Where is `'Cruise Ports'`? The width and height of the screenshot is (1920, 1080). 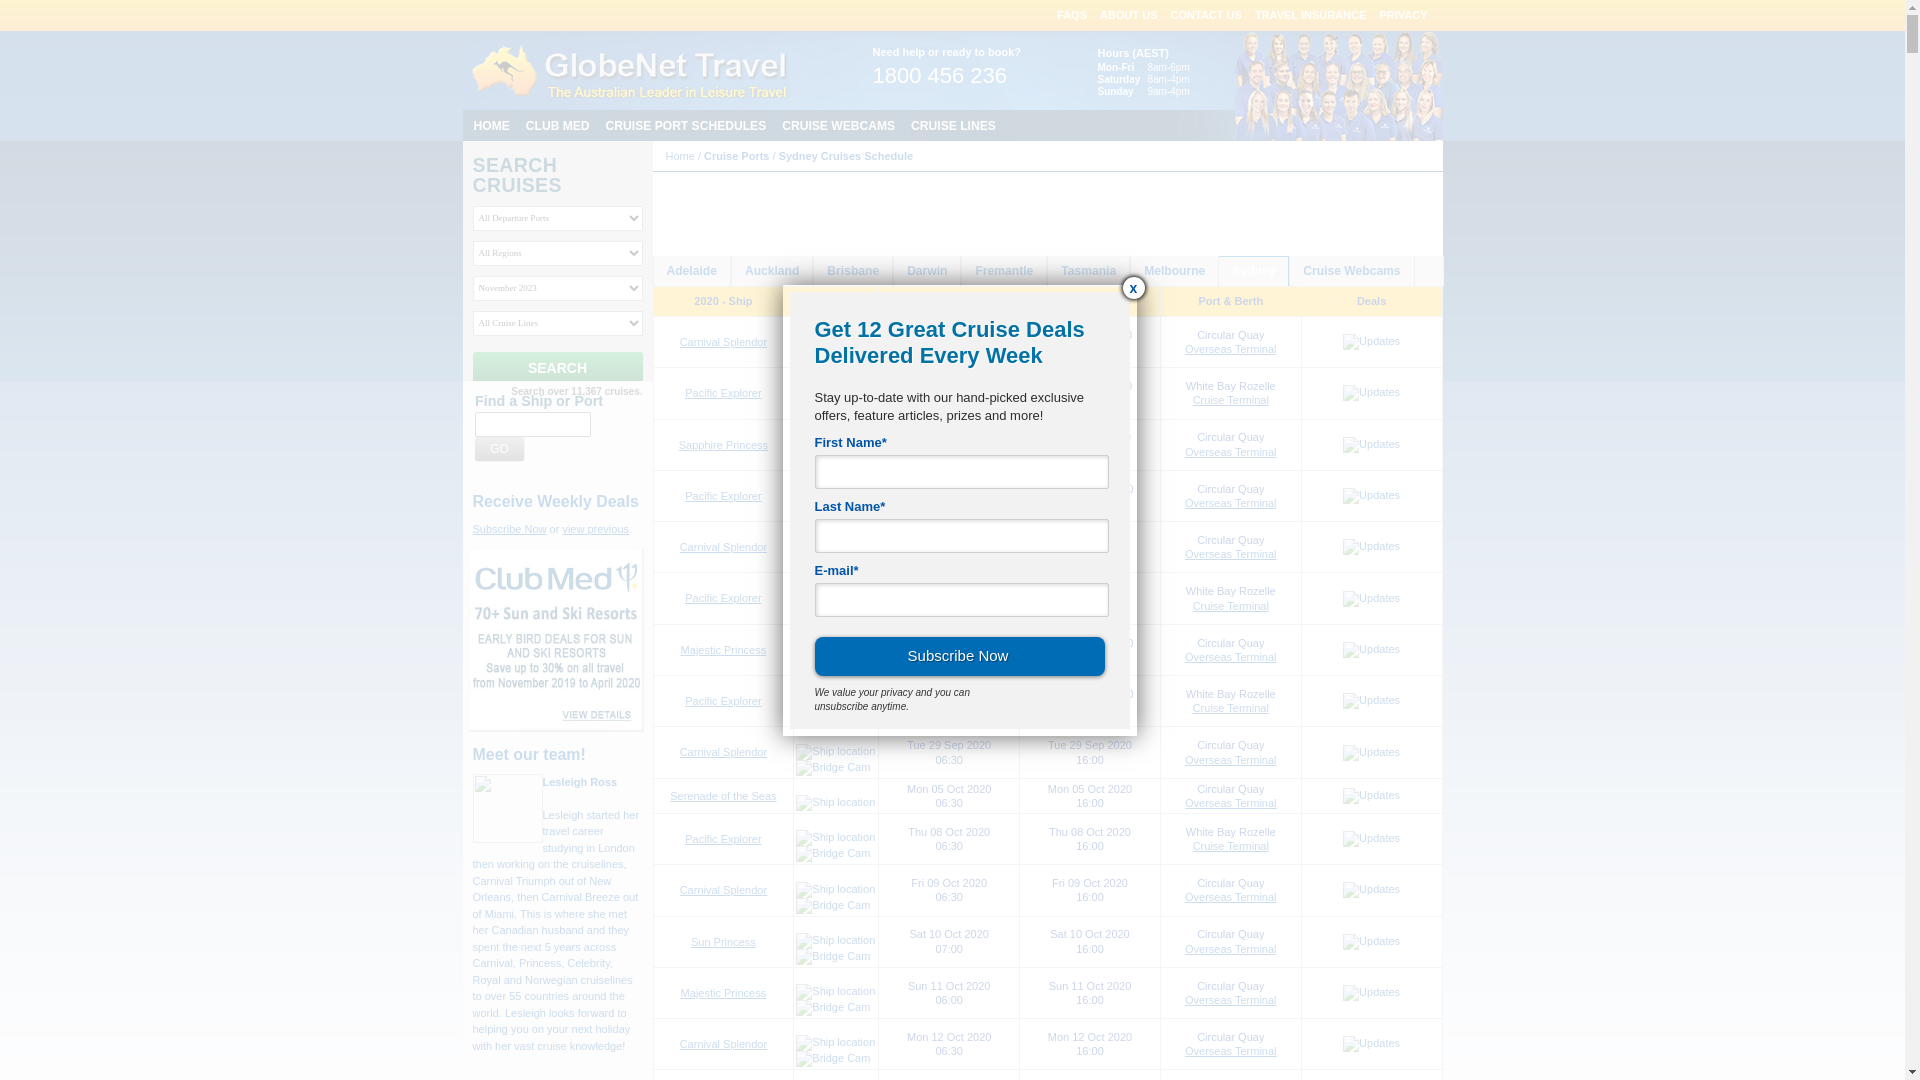
'Cruise Ports' is located at coordinates (735, 154).